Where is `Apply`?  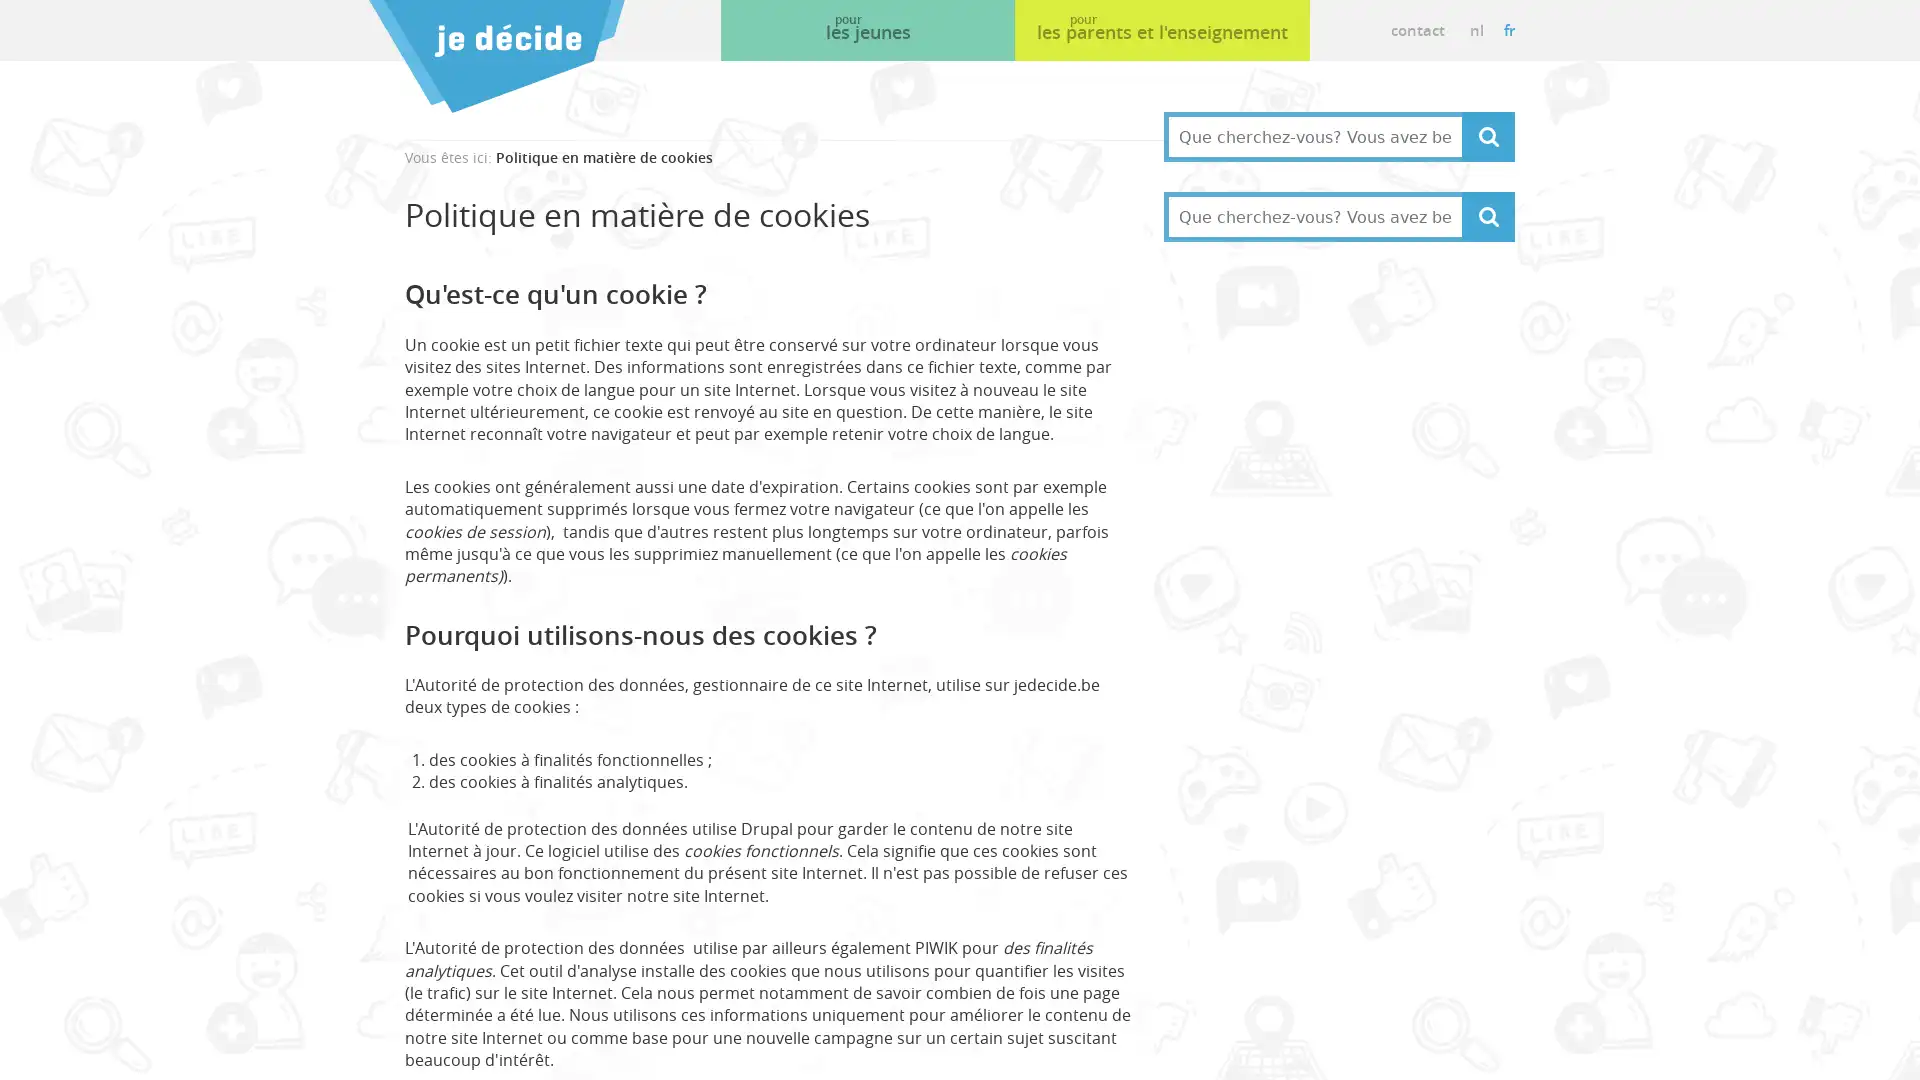
Apply is located at coordinates (1488, 216).